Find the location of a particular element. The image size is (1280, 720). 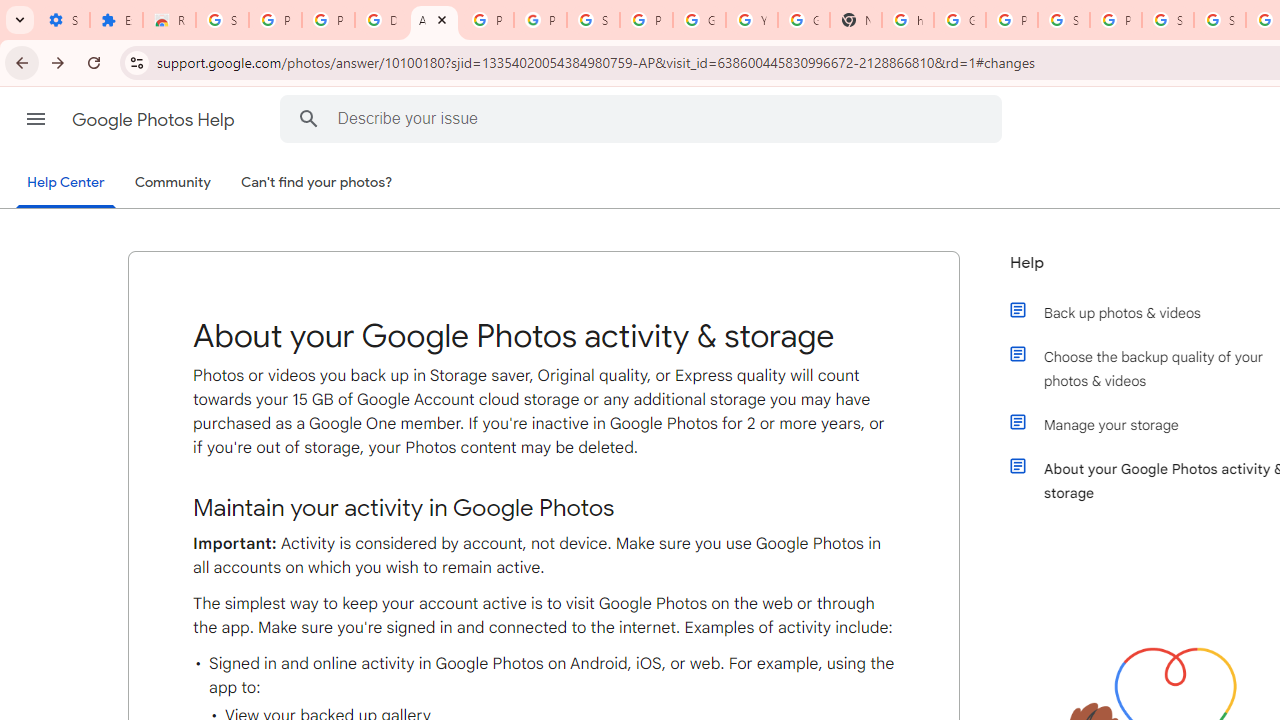

'Extensions' is located at coordinates (115, 20).